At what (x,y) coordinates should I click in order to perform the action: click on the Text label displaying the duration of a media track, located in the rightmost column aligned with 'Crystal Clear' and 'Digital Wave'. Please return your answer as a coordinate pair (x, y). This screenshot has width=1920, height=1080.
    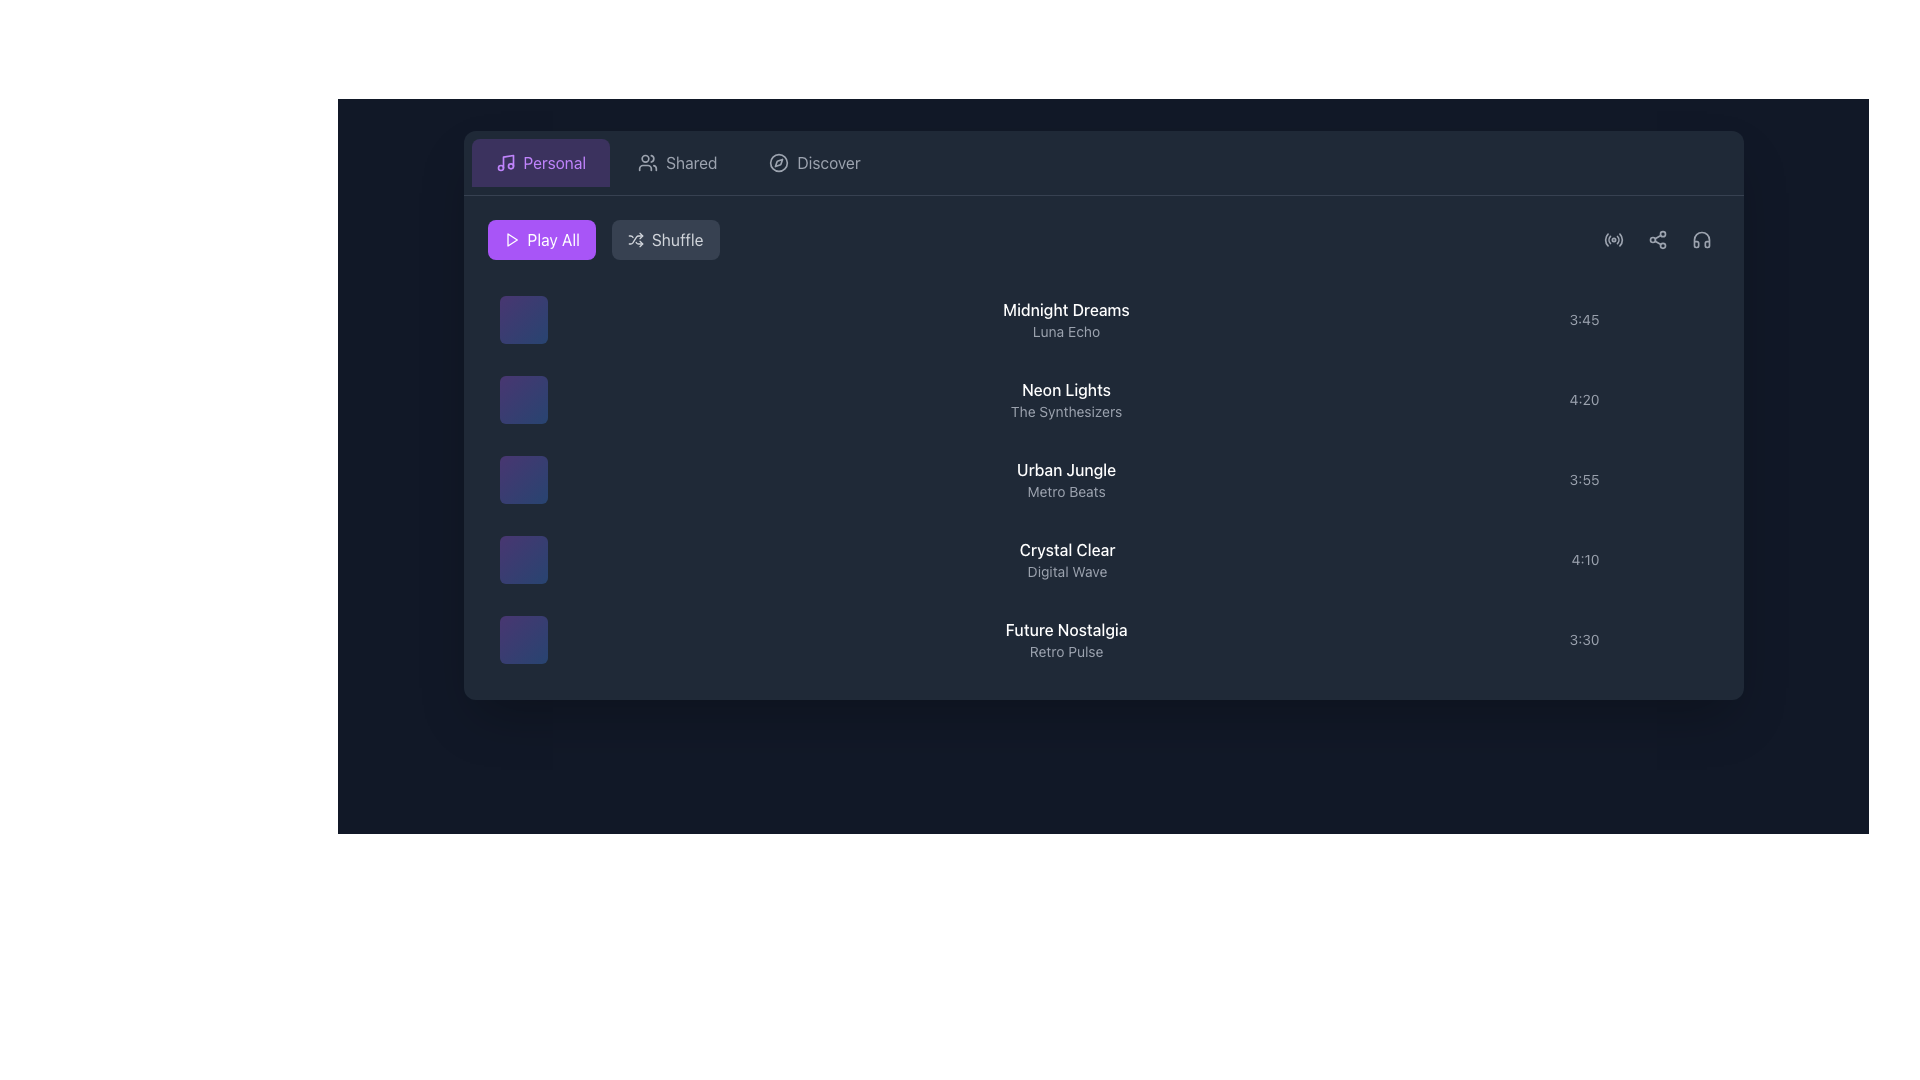
    Looking at the image, I should click on (1583, 400).